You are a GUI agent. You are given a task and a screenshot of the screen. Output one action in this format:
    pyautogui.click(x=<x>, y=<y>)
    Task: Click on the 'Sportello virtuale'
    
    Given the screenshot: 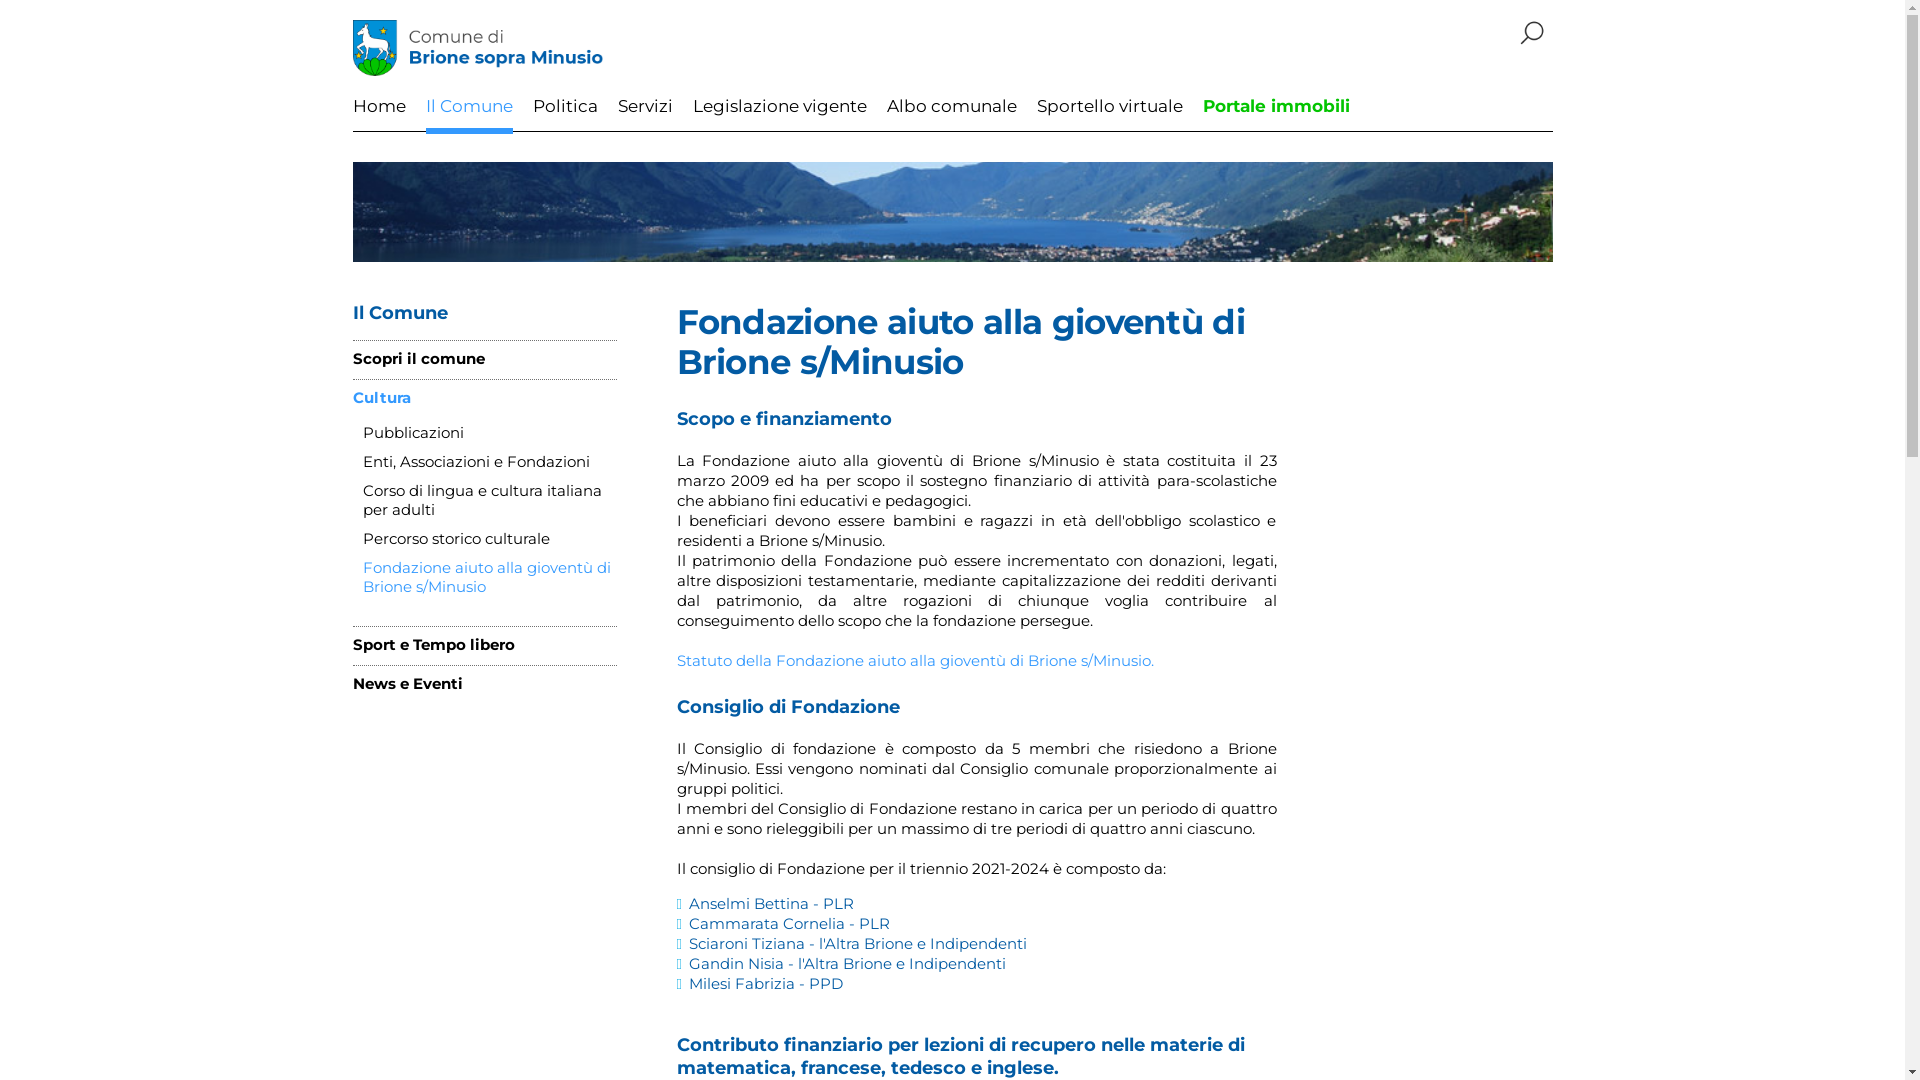 What is the action you would take?
    pyautogui.click(x=1107, y=115)
    